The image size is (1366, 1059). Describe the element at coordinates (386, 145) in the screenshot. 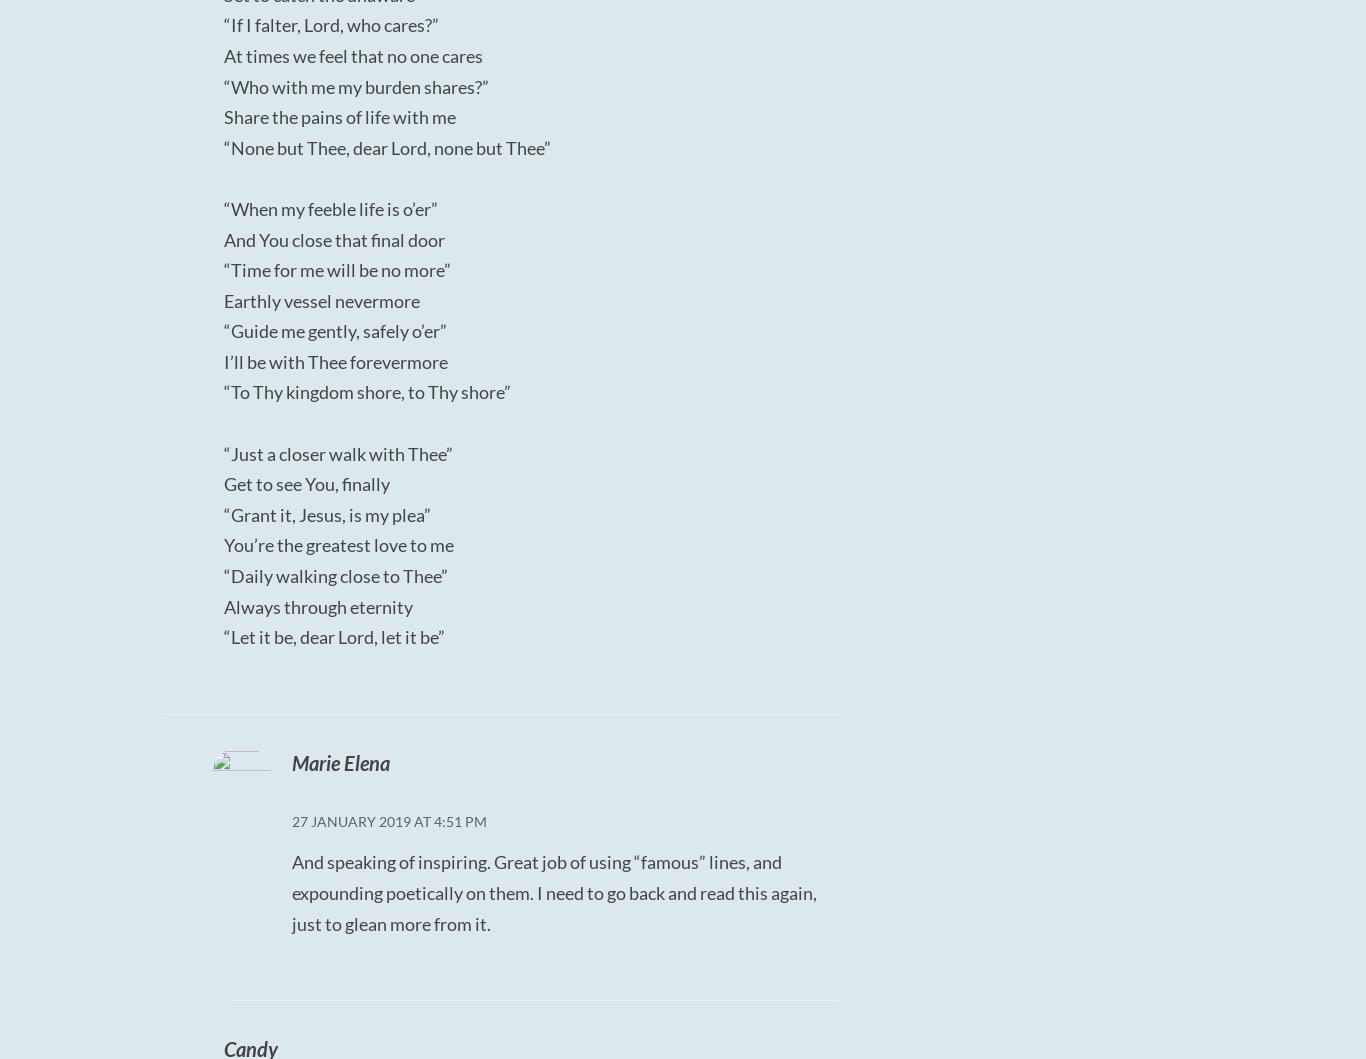

I see `'“None but Thee, dear Lord, none but Thee”'` at that location.